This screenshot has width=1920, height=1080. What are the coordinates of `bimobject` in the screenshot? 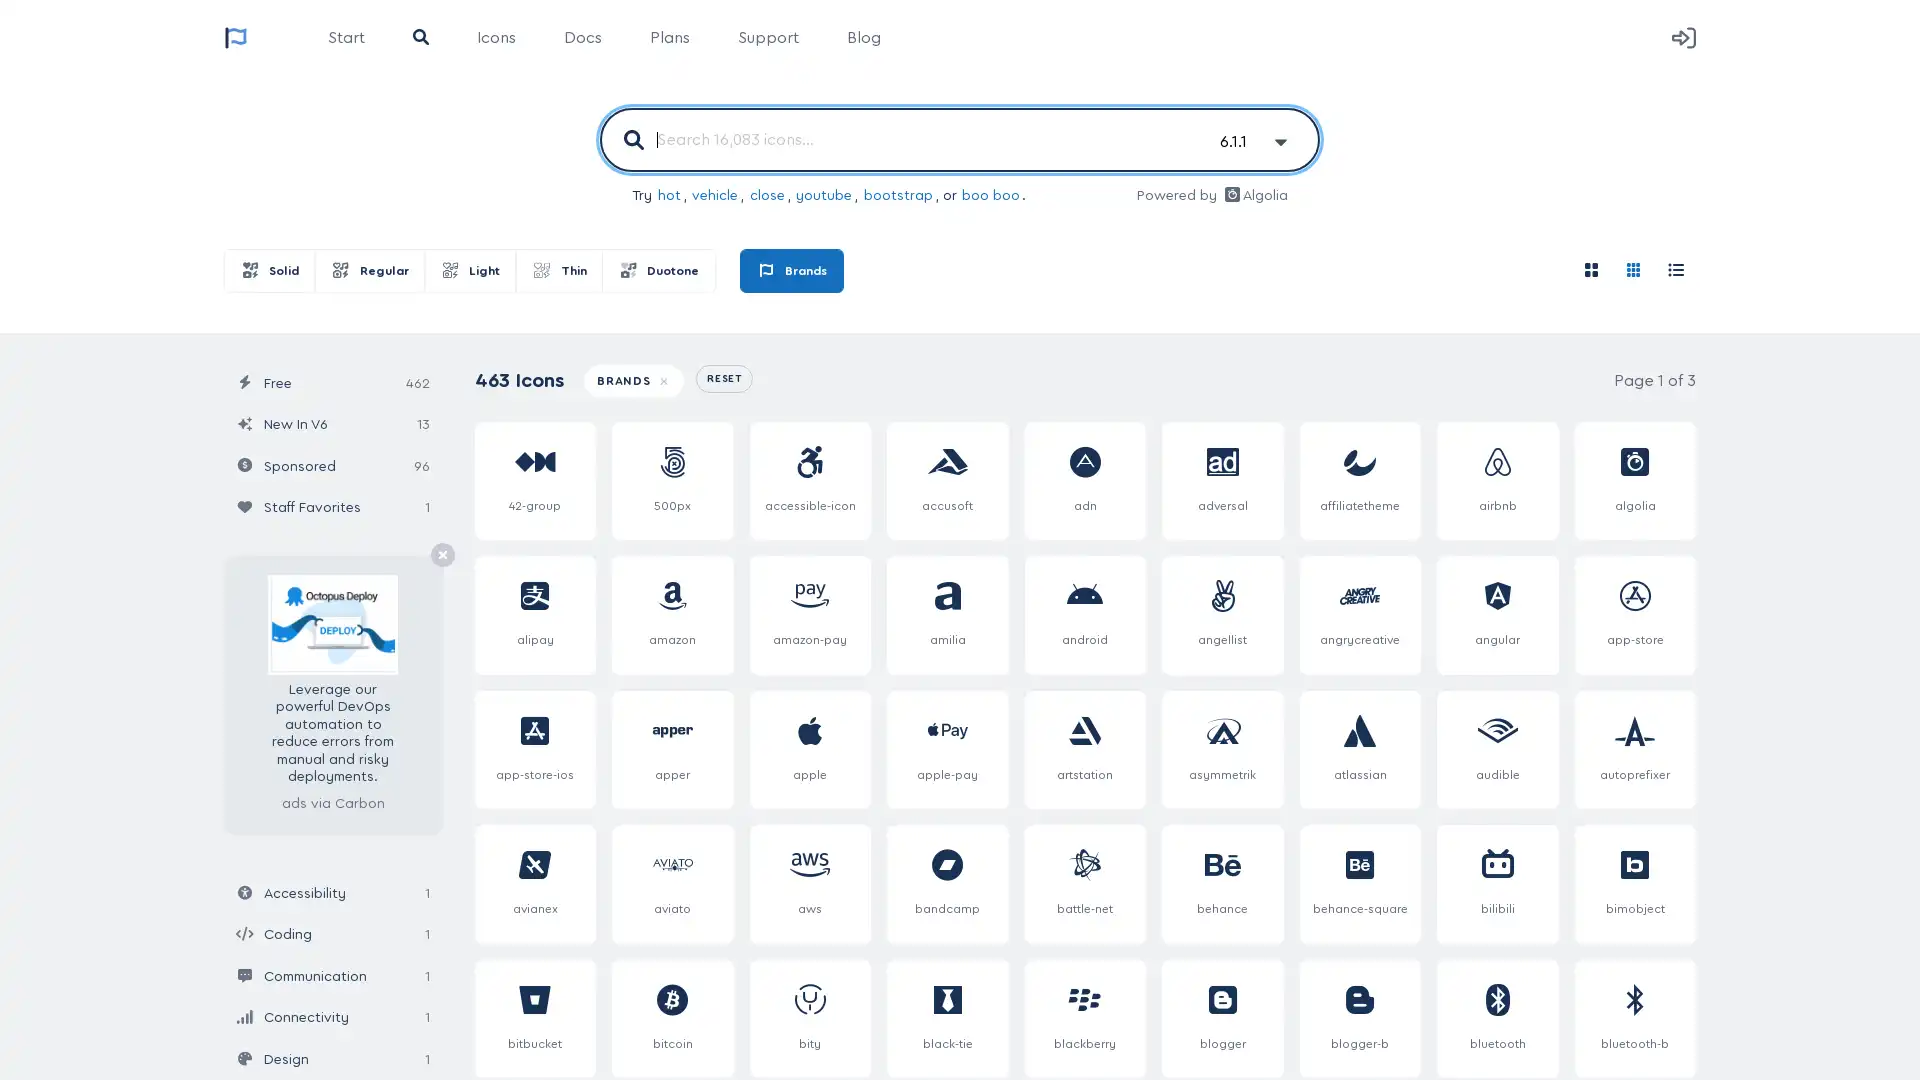 It's located at (1634, 897).